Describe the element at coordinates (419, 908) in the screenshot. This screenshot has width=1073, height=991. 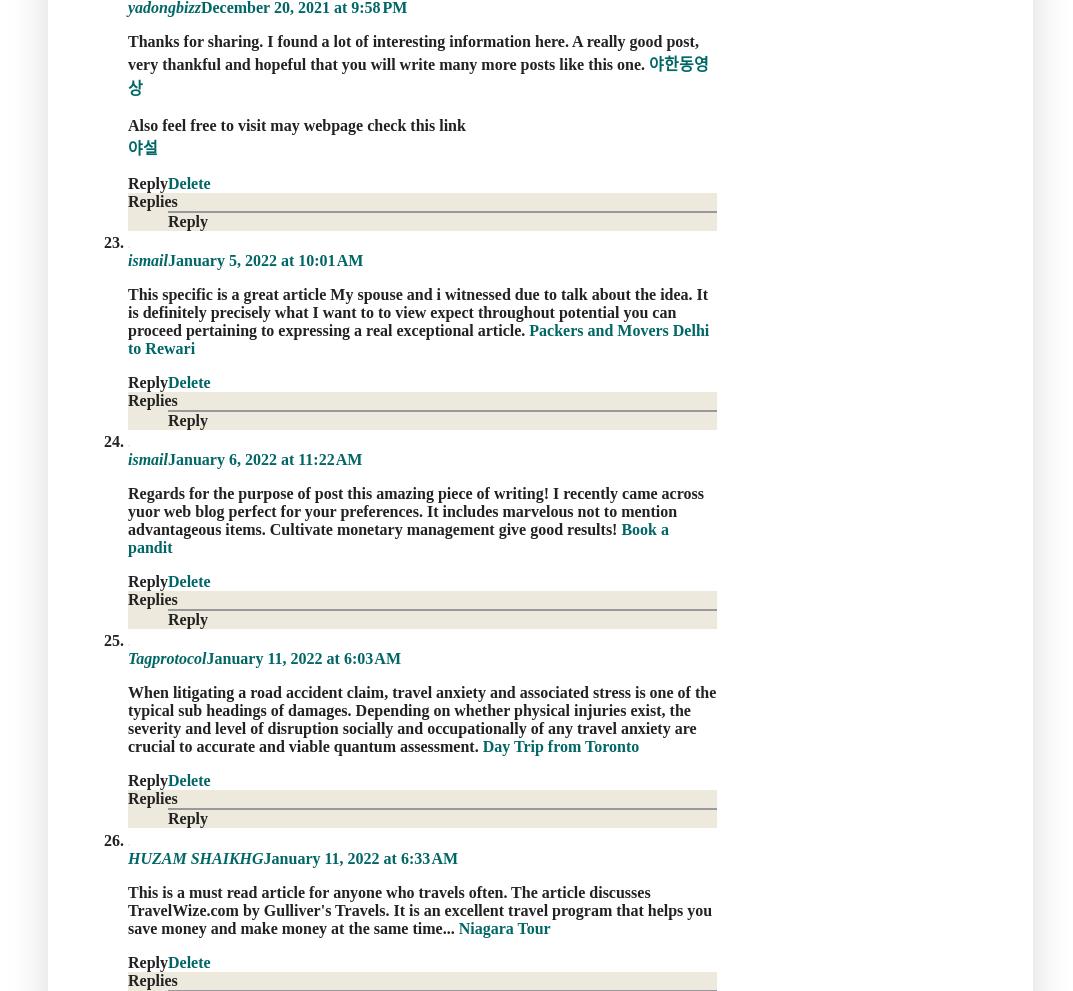
I see `'This is a must read article for anyone who travels often. The article discusses TravelWize.com by Gulliver's Travels. It is an excellent travel program that helps you save money and make money at the same time...'` at that location.